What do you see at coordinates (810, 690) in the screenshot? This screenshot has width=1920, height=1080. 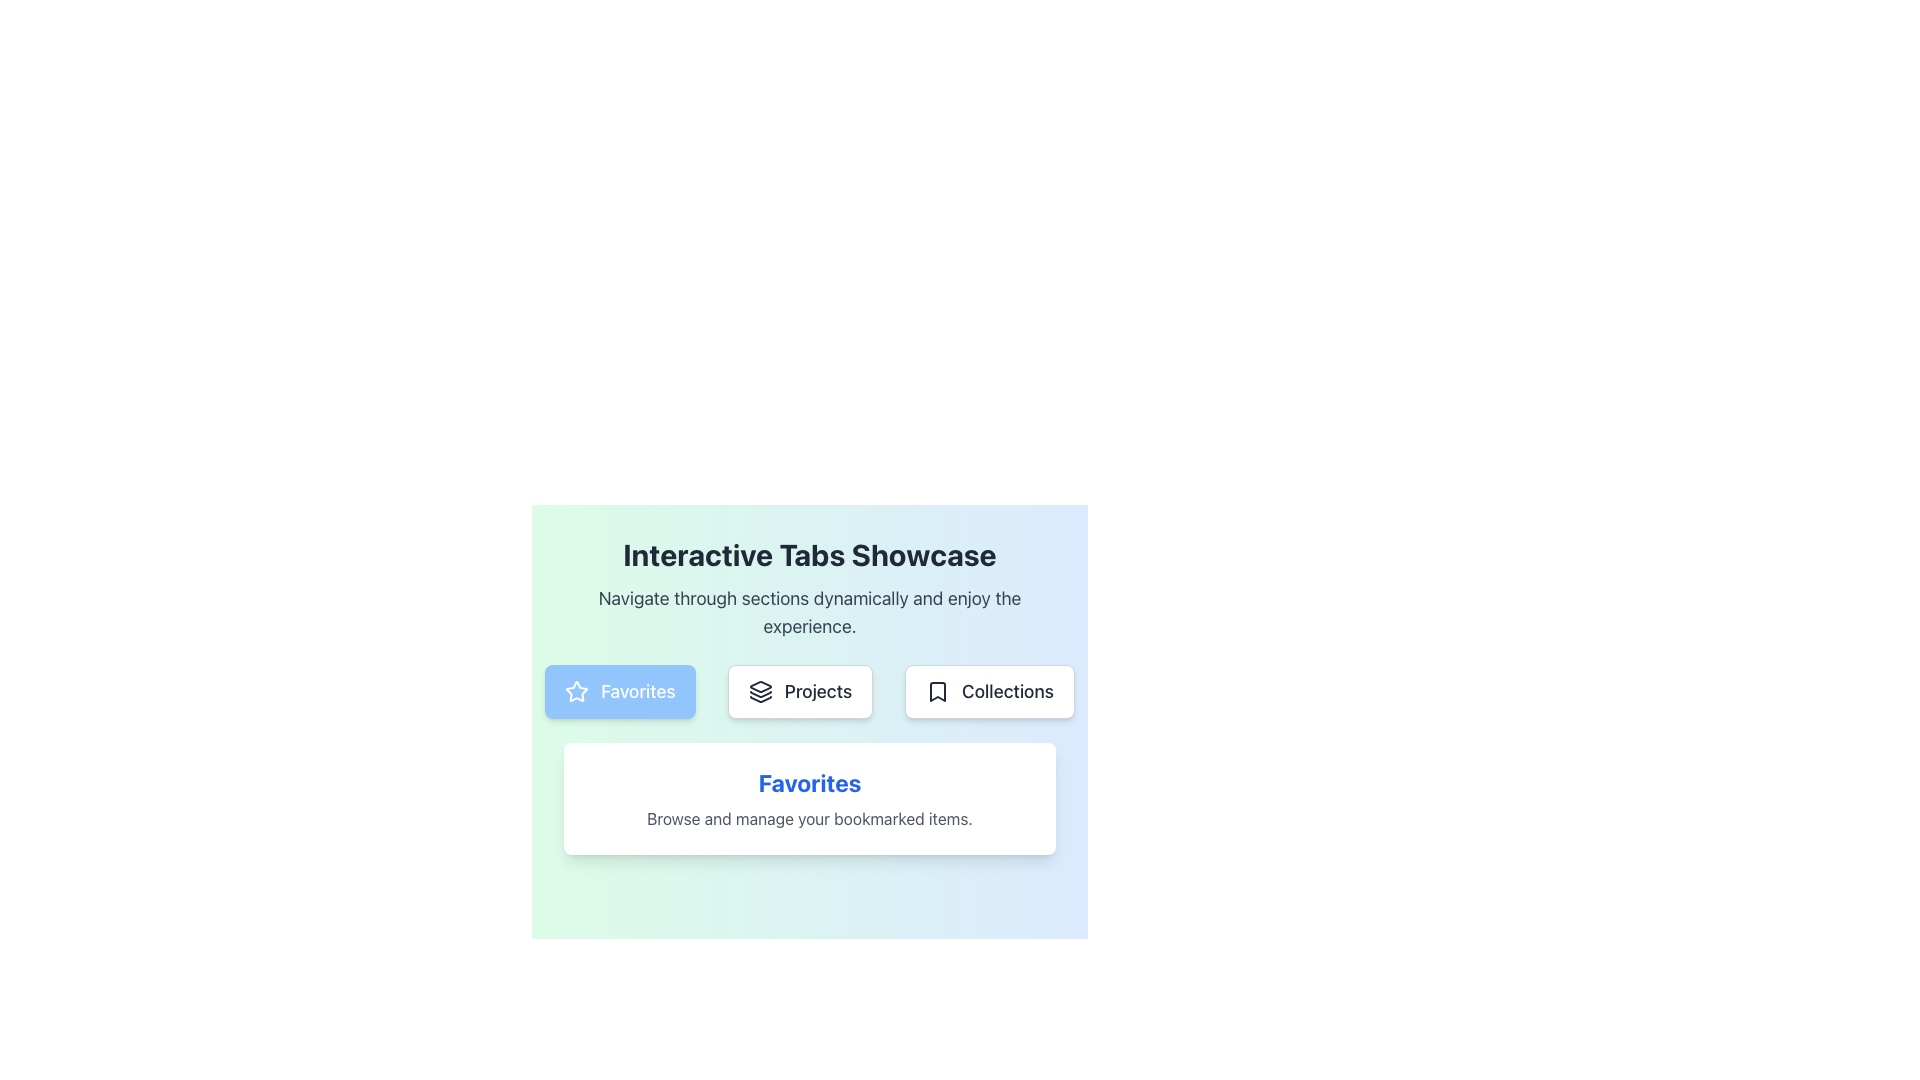 I see `the 'Projects' button located below the 'Interactive Tabs Showcase' title` at bounding box center [810, 690].